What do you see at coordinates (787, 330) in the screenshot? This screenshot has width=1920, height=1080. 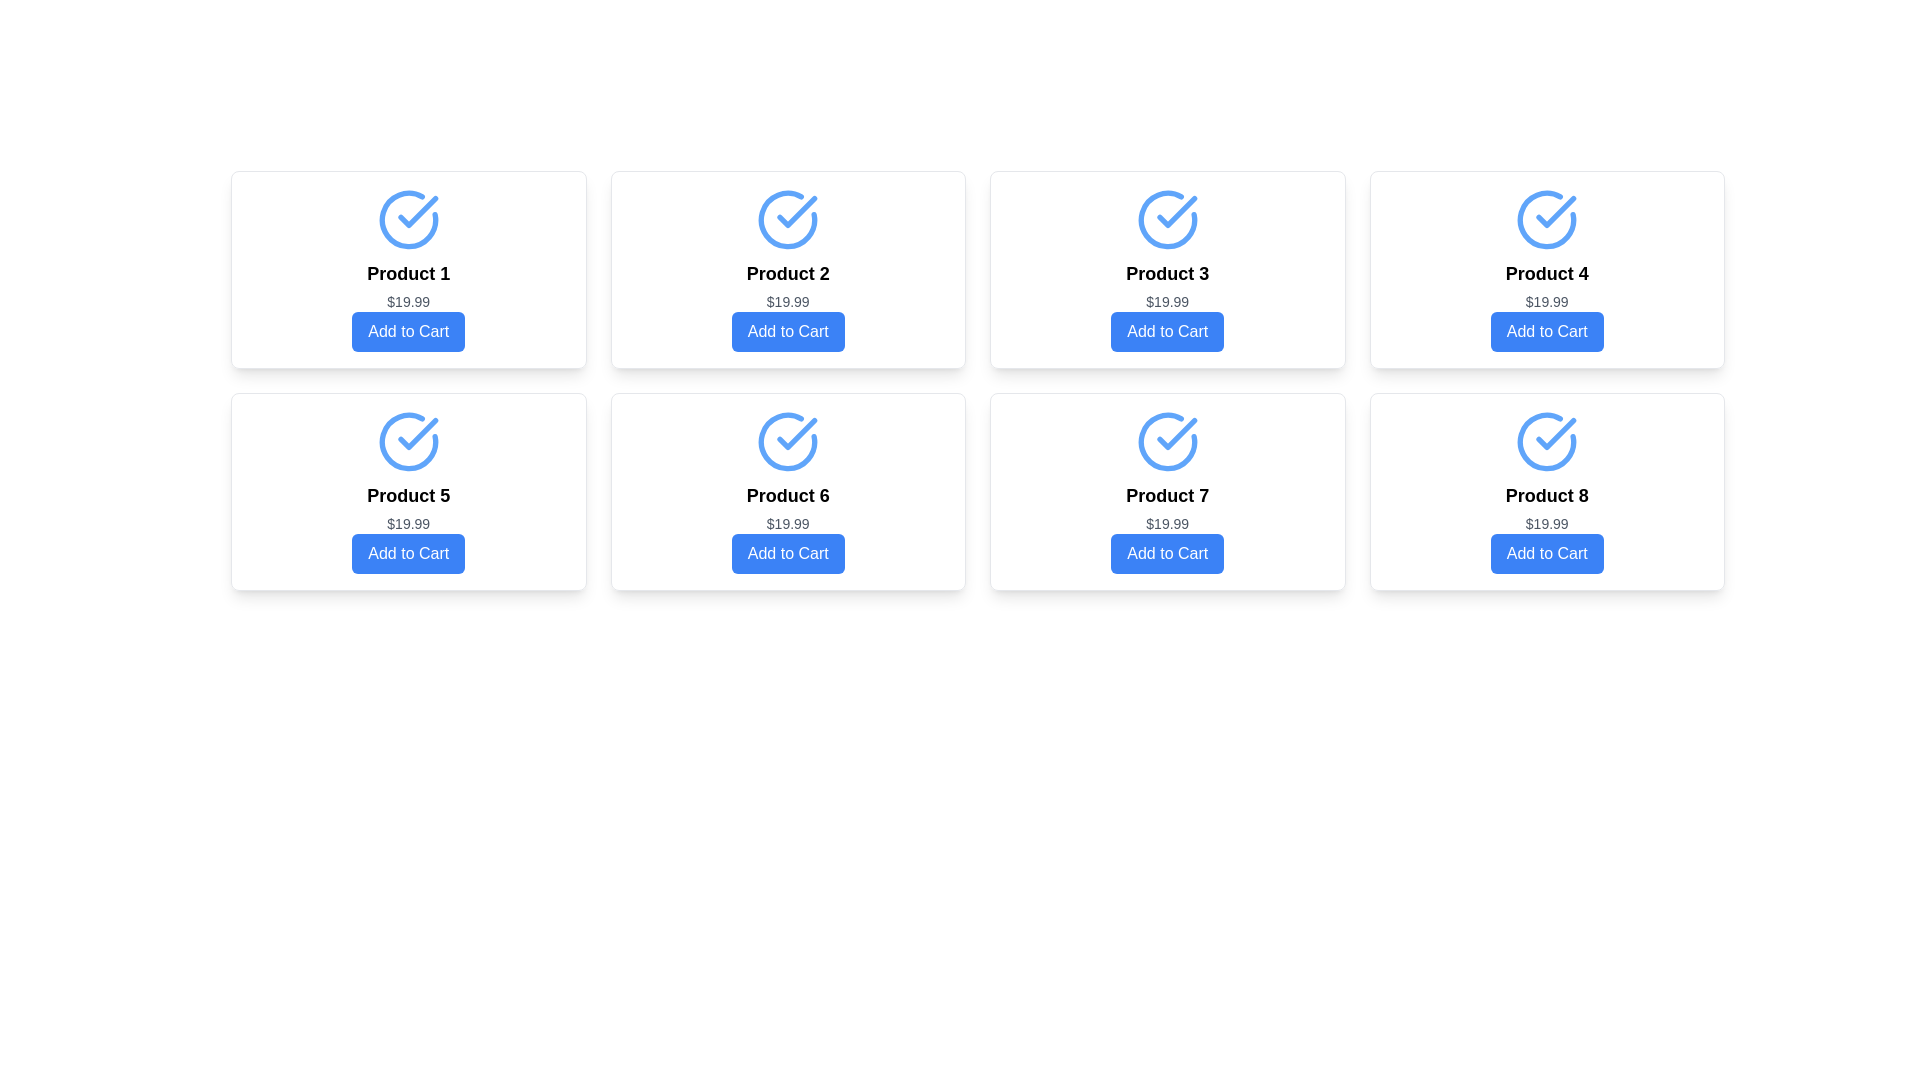 I see `the blue 'Add to Cart' button located at the bottom-center of the 'Product 2' card` at bounding box center [787, 330].